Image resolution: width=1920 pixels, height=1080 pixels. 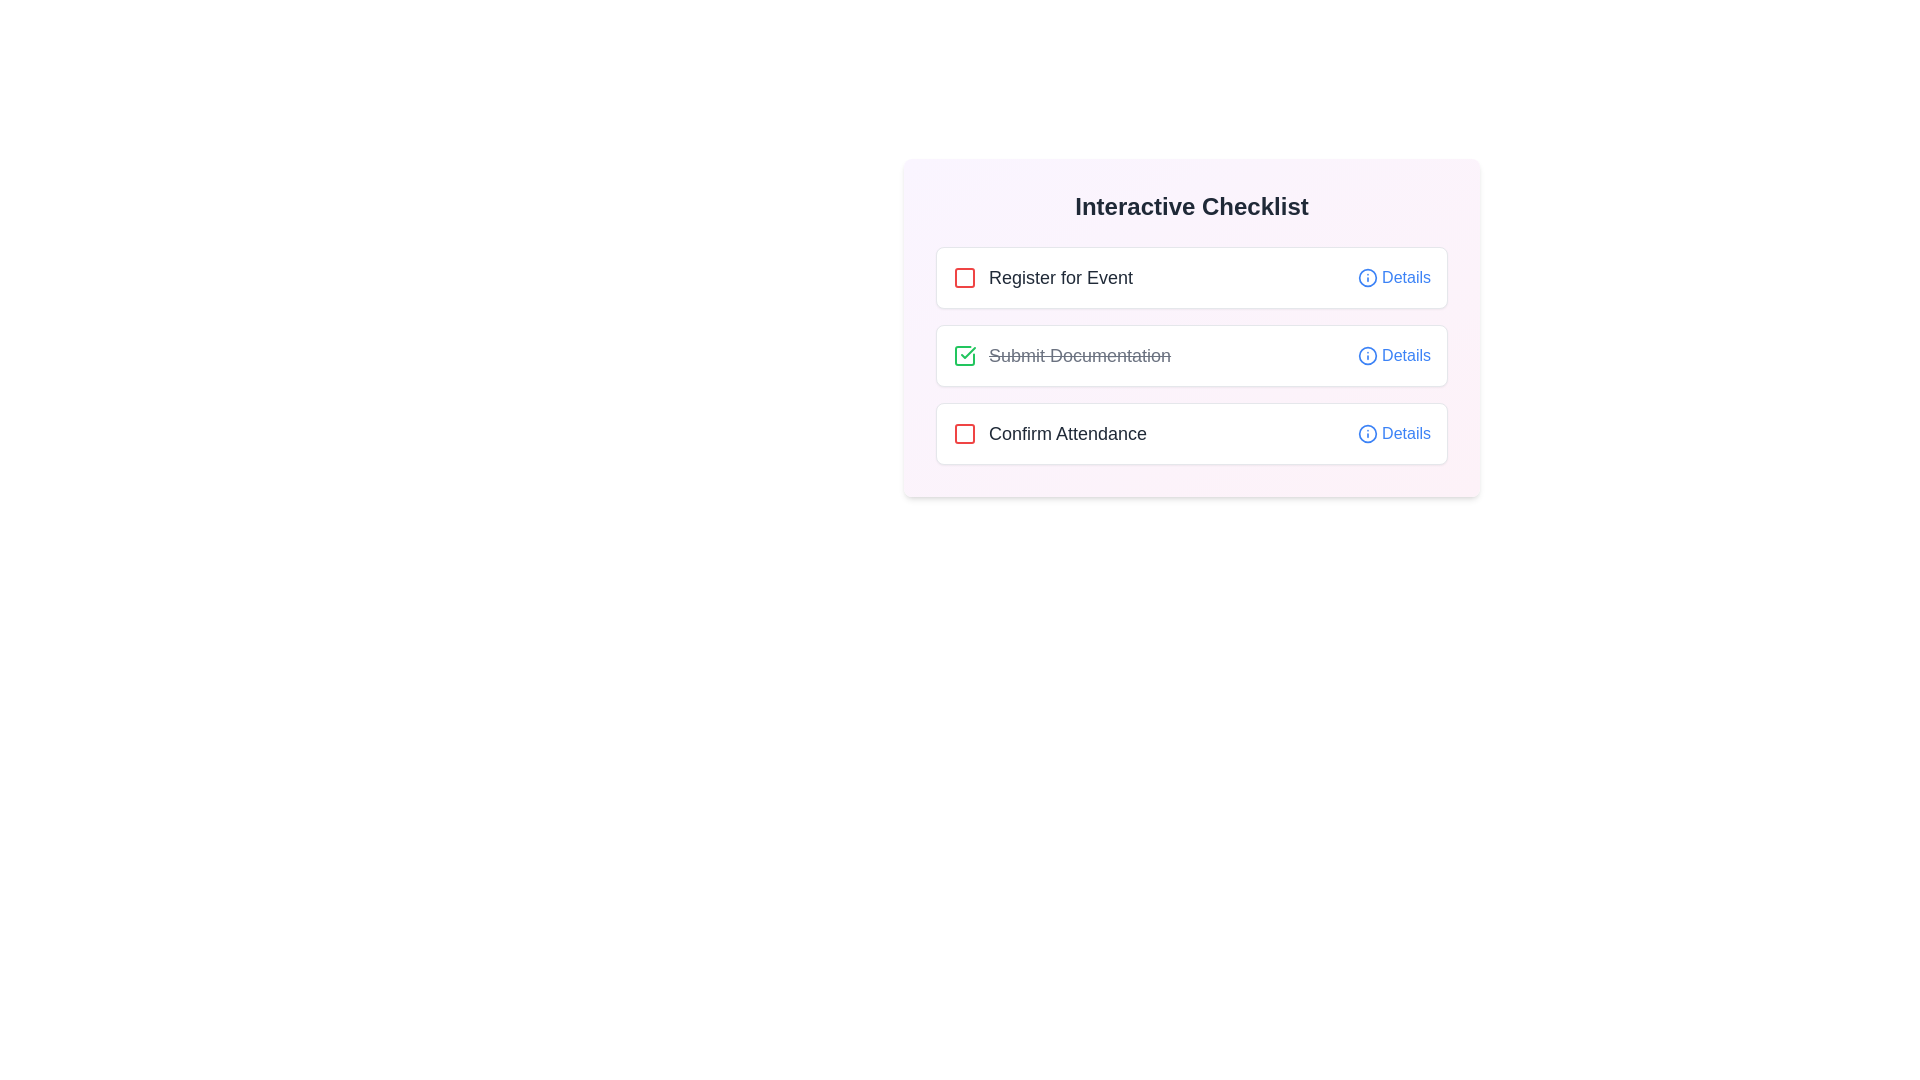 What do you see at coordinates (1191, 433) in the screenshot?
I see `the checkbox of the List item labeled 'Confirm Attendance' to mark attendance` at bounding box center [1191, 433].